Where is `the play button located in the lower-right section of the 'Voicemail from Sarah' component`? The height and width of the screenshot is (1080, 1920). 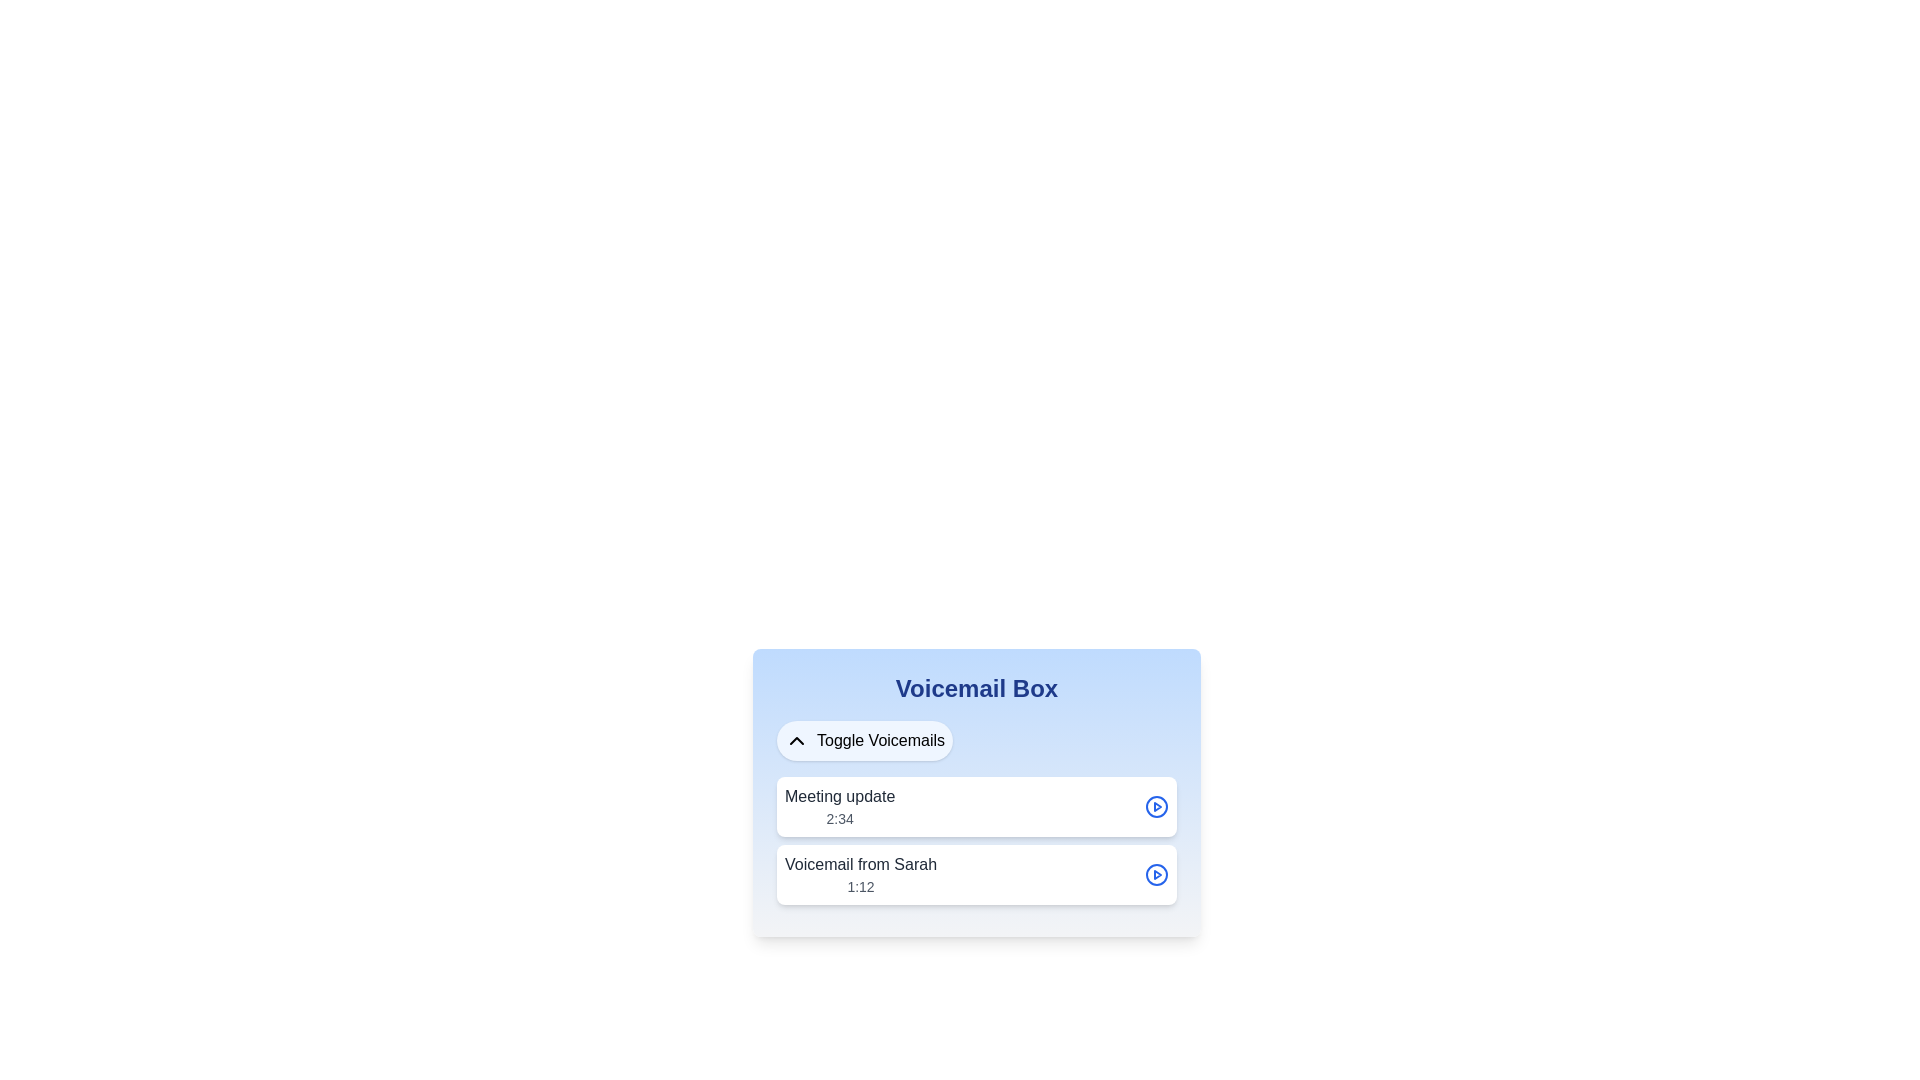 the play button located in the lower-right section of the 'Voicemail from Sarah' component is located at coordinates (1156, 874).